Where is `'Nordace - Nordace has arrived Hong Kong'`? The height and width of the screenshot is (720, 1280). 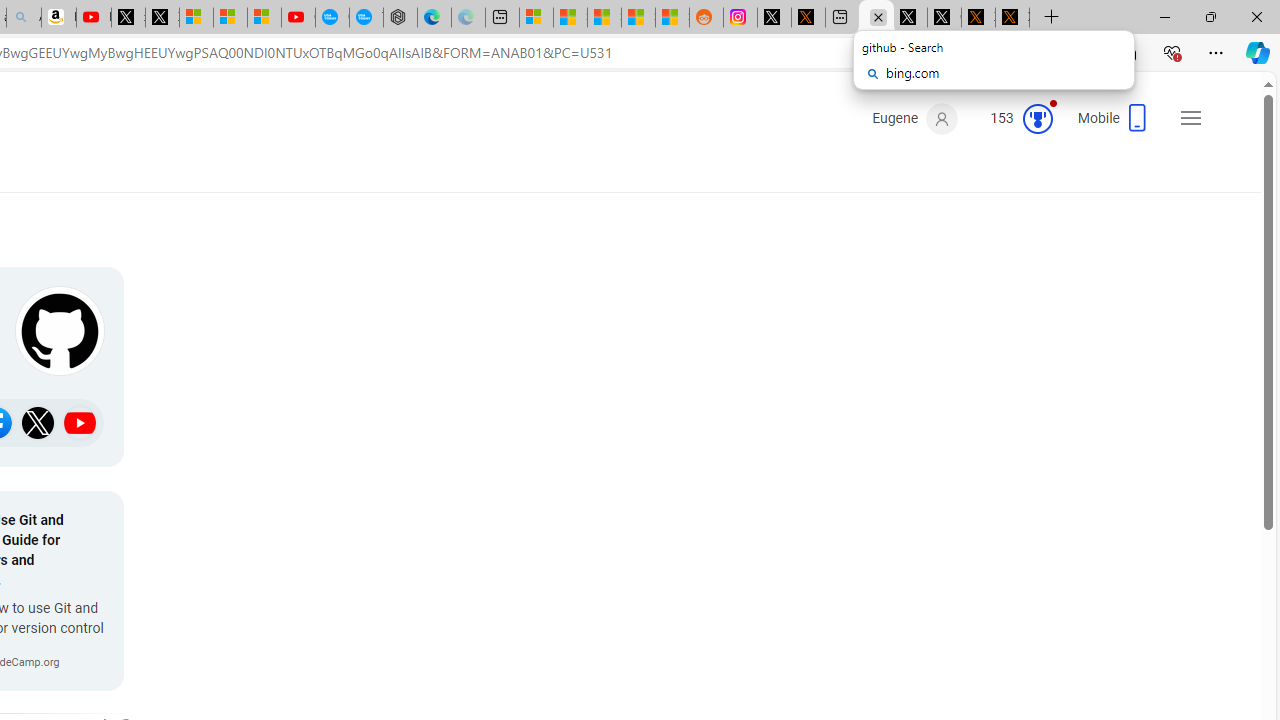 'Nordace - Nordace has arrived Hong Kong' is located at coordinates (400, 17).